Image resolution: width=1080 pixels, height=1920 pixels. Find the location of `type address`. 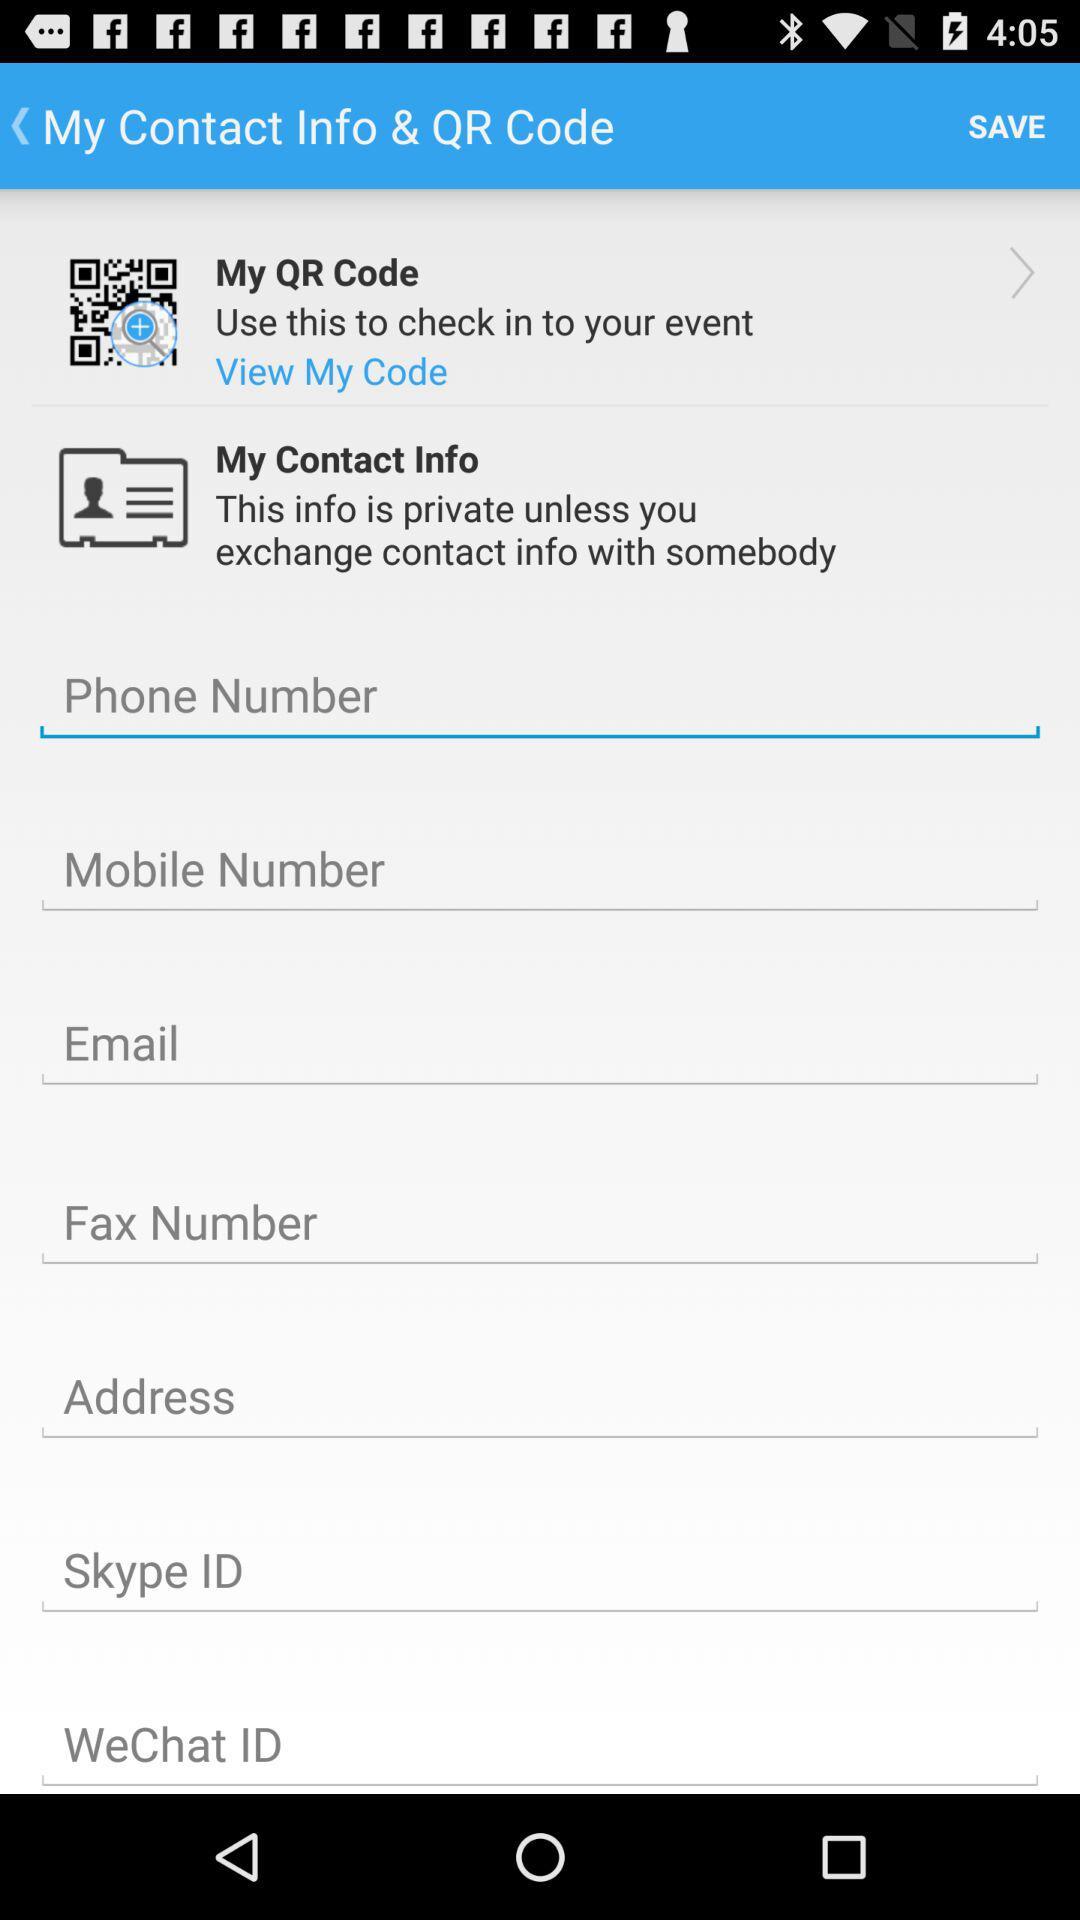

type address is located at coordinates (540, 1395).